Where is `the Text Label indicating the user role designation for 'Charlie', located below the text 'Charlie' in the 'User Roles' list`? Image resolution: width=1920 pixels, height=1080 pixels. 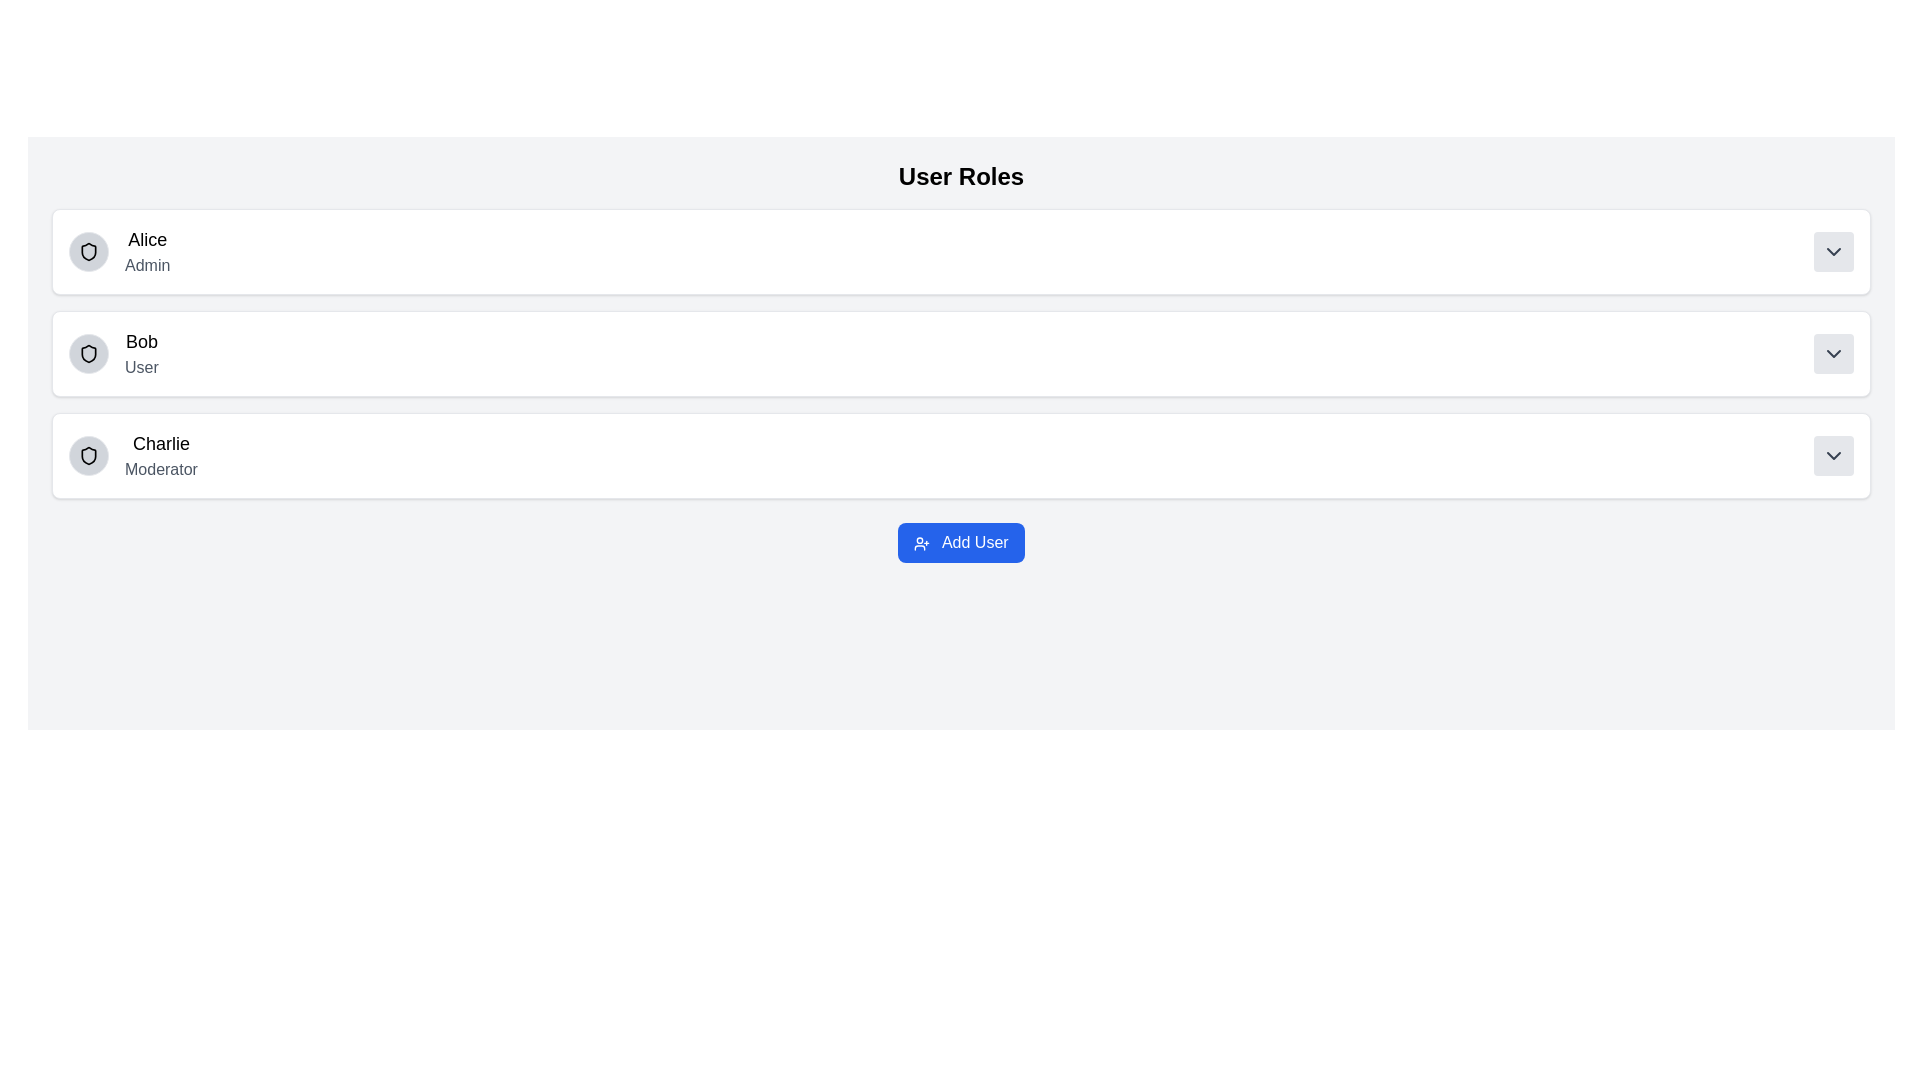 the Text Label indicating the user role designation for 'Charlie', located below the text 'Charlie' in the 'User Roles' list is located at coordinates (161, 470).